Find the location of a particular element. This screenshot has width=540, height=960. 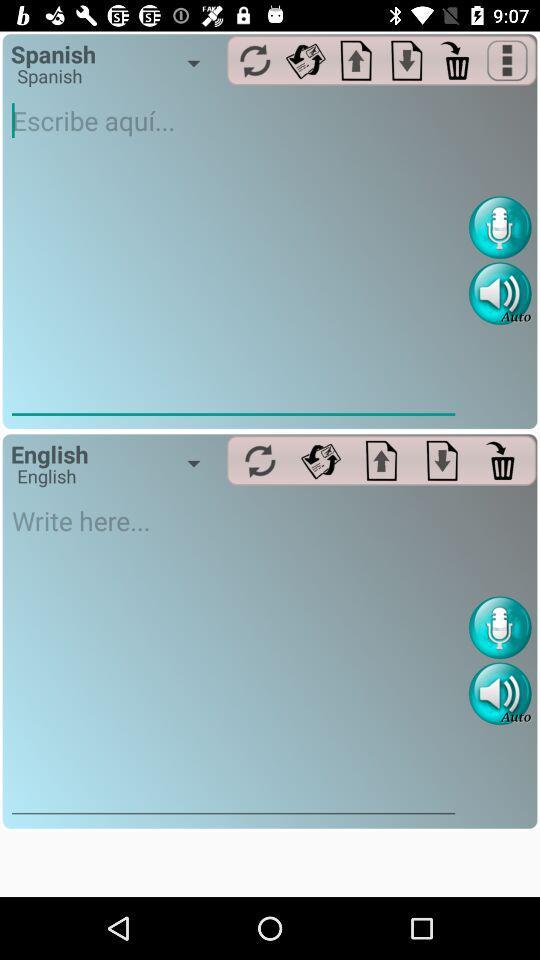

talk to microphone is located at coordinates (499, 626).